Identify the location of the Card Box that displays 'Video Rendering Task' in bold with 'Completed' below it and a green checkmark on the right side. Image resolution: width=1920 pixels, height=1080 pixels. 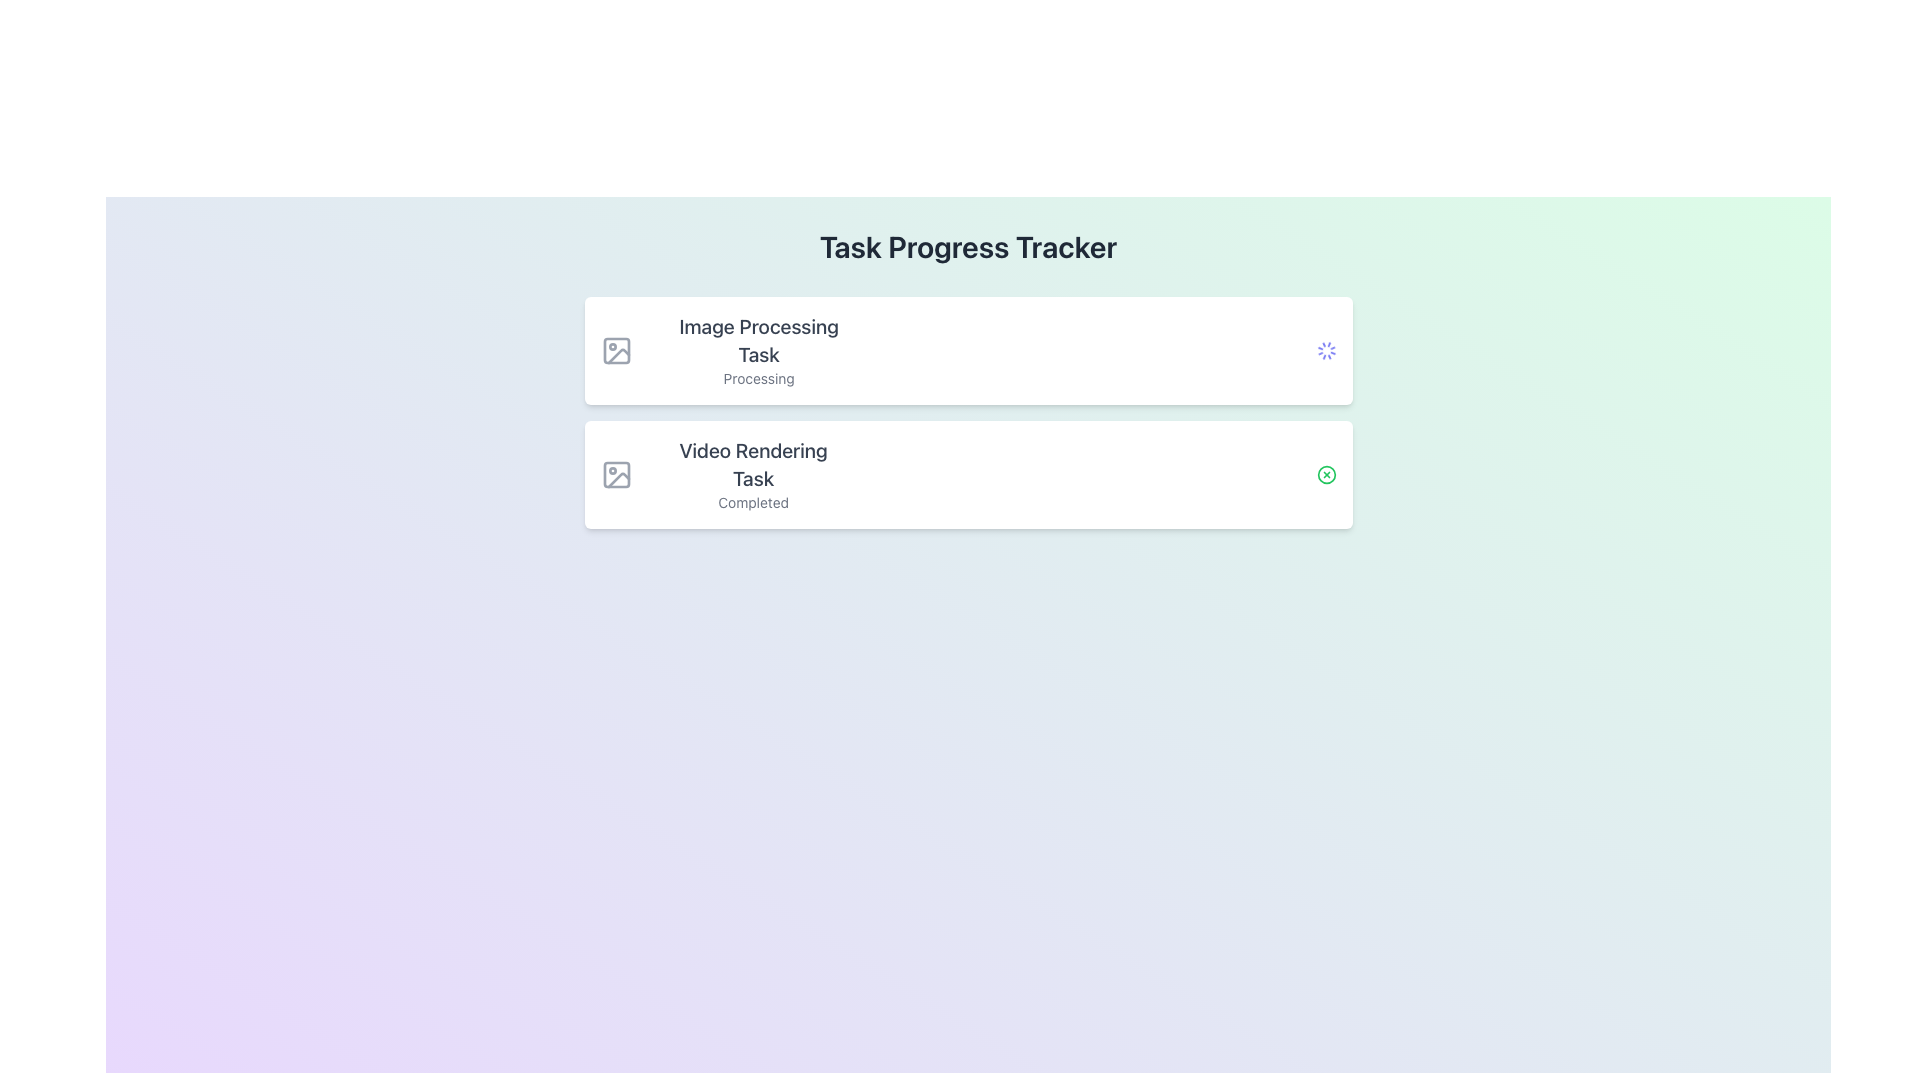
(968, 474).